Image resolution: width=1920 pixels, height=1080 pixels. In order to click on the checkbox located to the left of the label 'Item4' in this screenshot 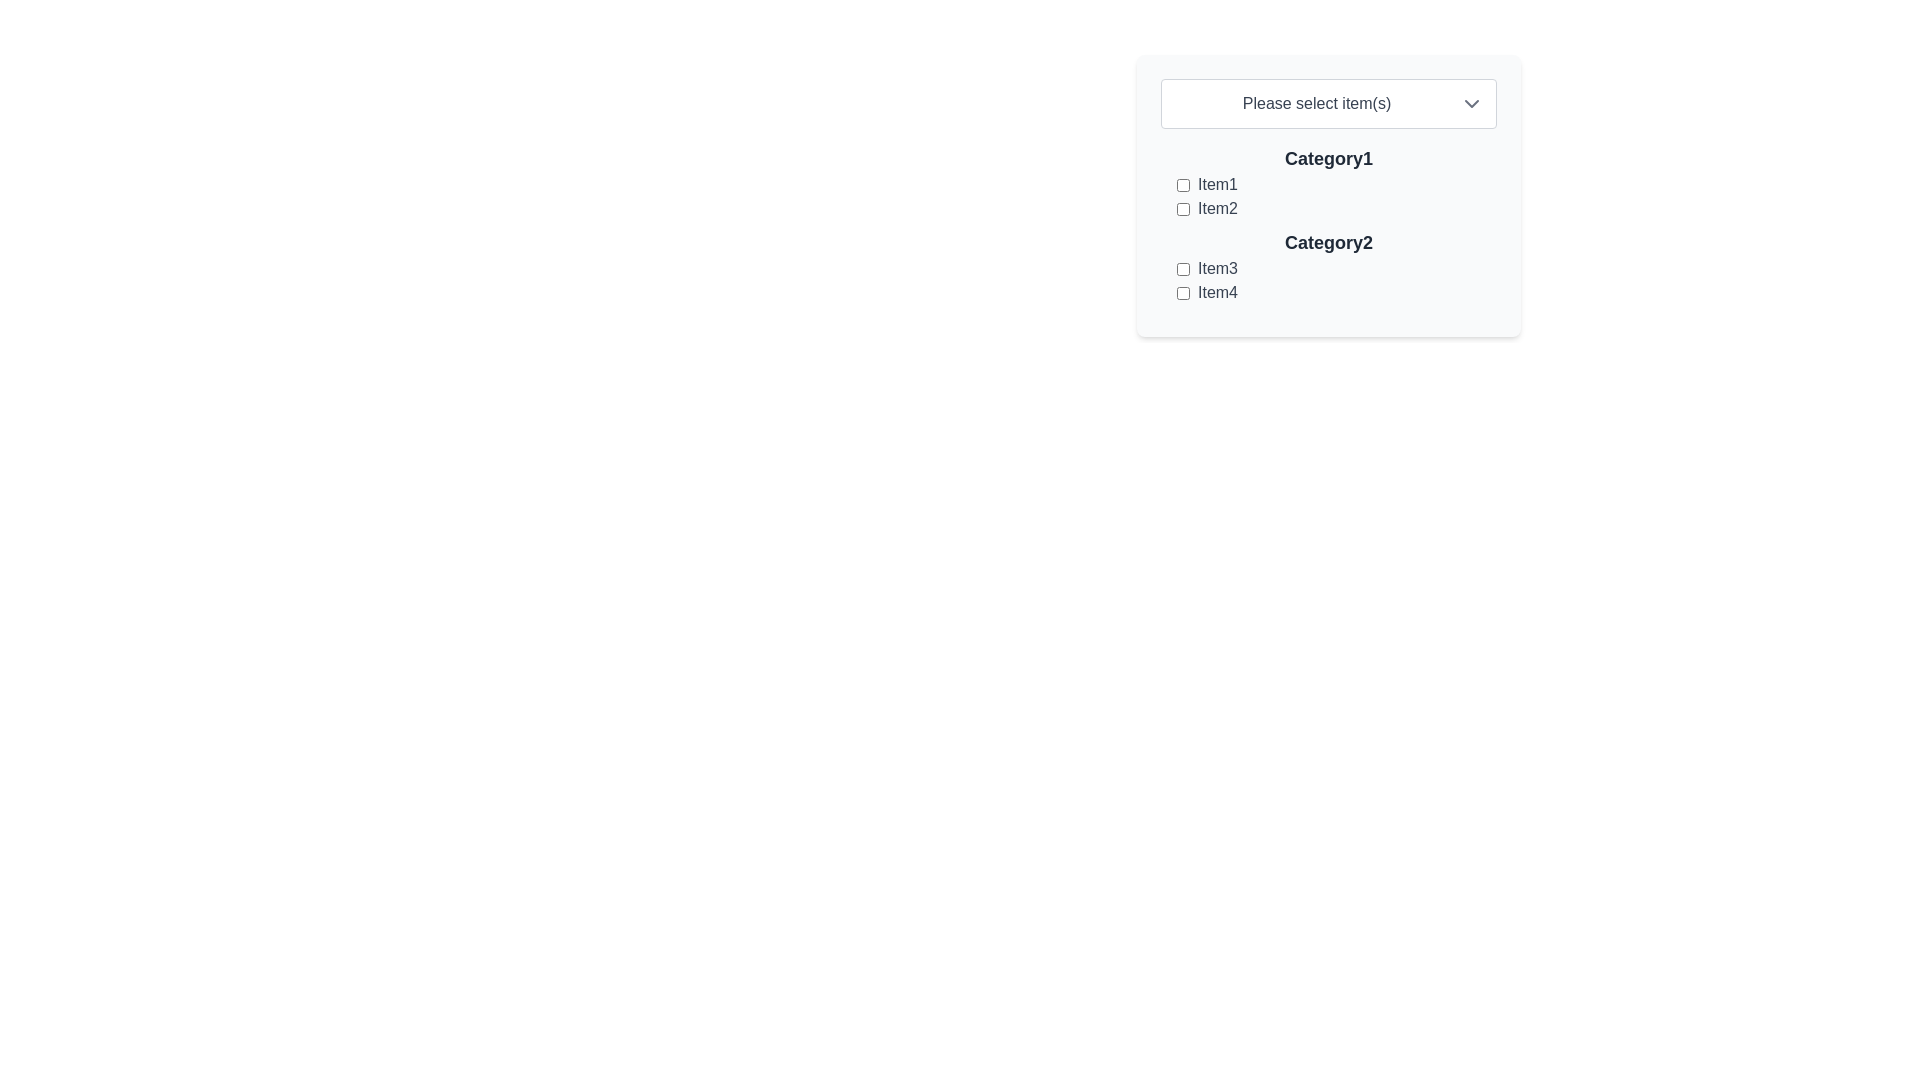, I will do `click(1183, 293)`.